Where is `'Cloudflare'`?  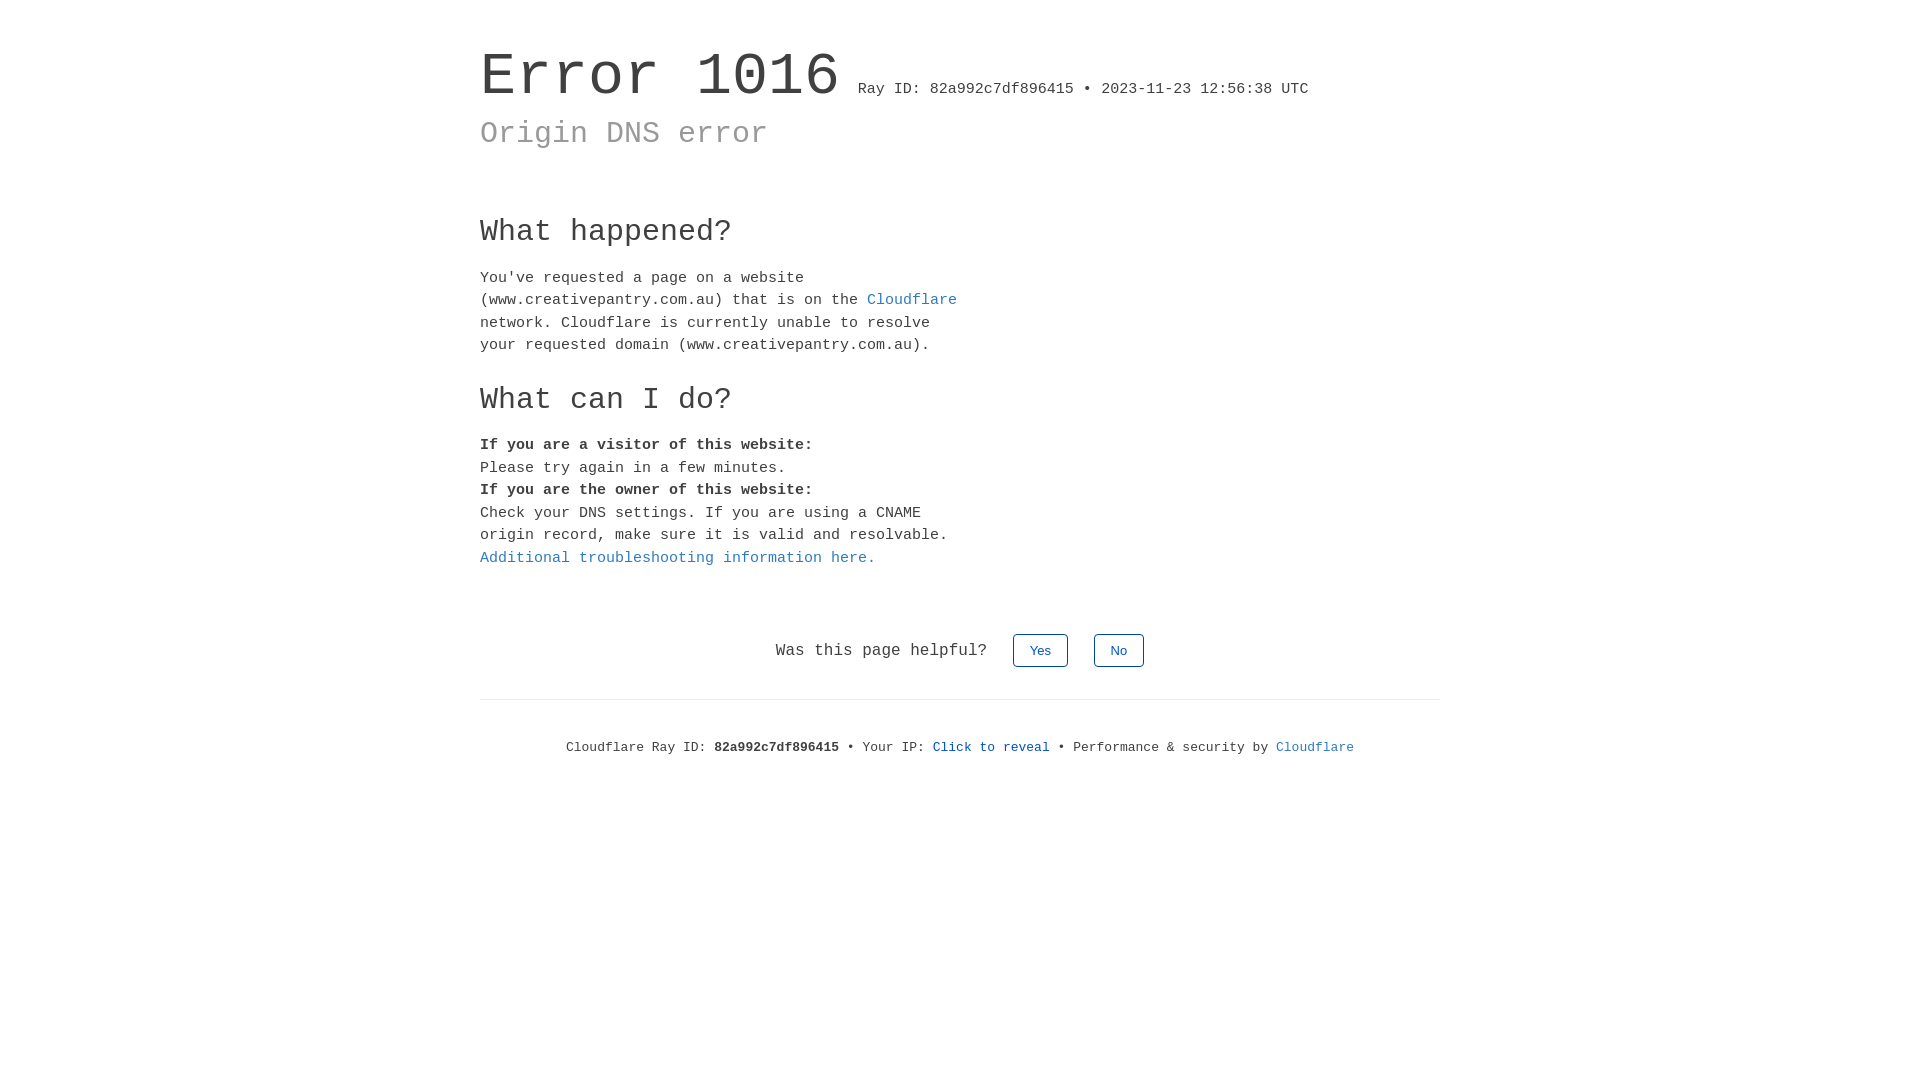 'Cloudflare' is located at coordinates (1315, 747).